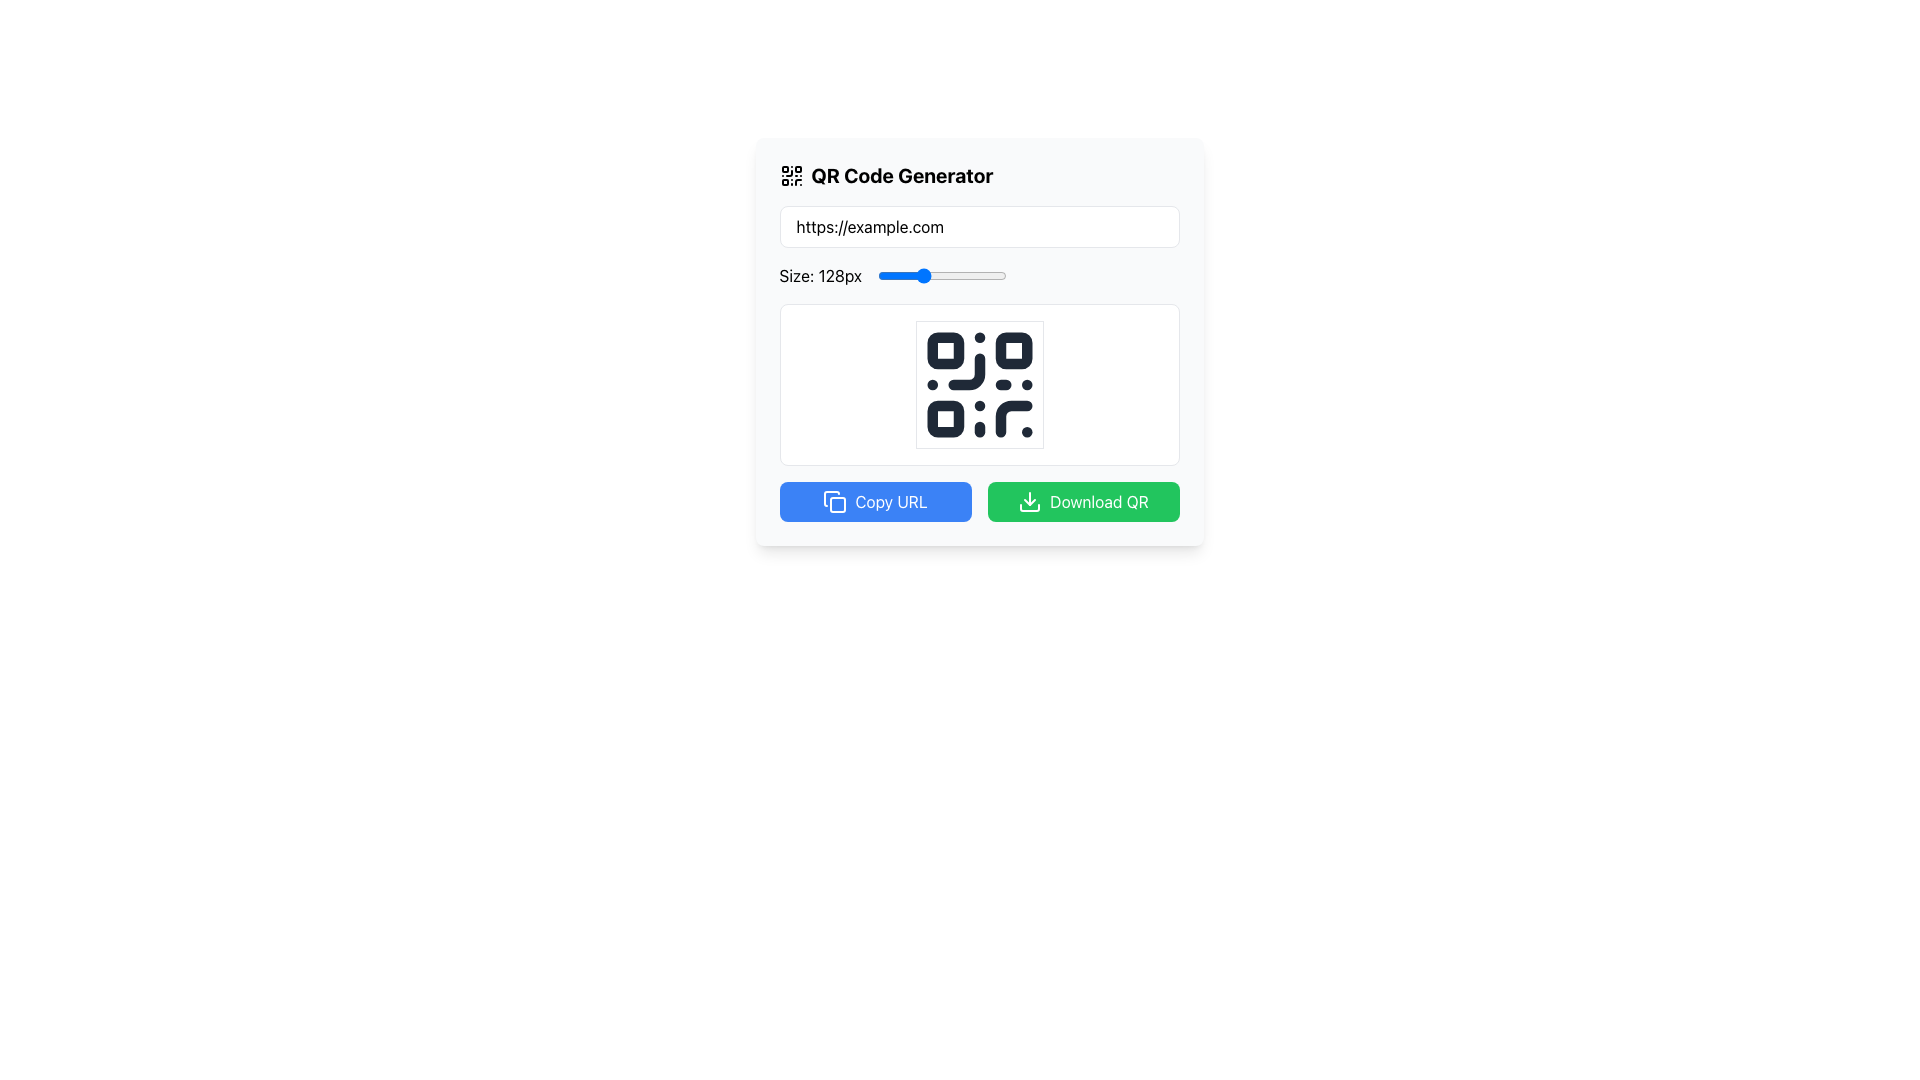 The image size is (1920, 1080). What do you see at coordinates (932, 276) in the screenshot?
I see `the QR code size` at bounding box center [932, 276].